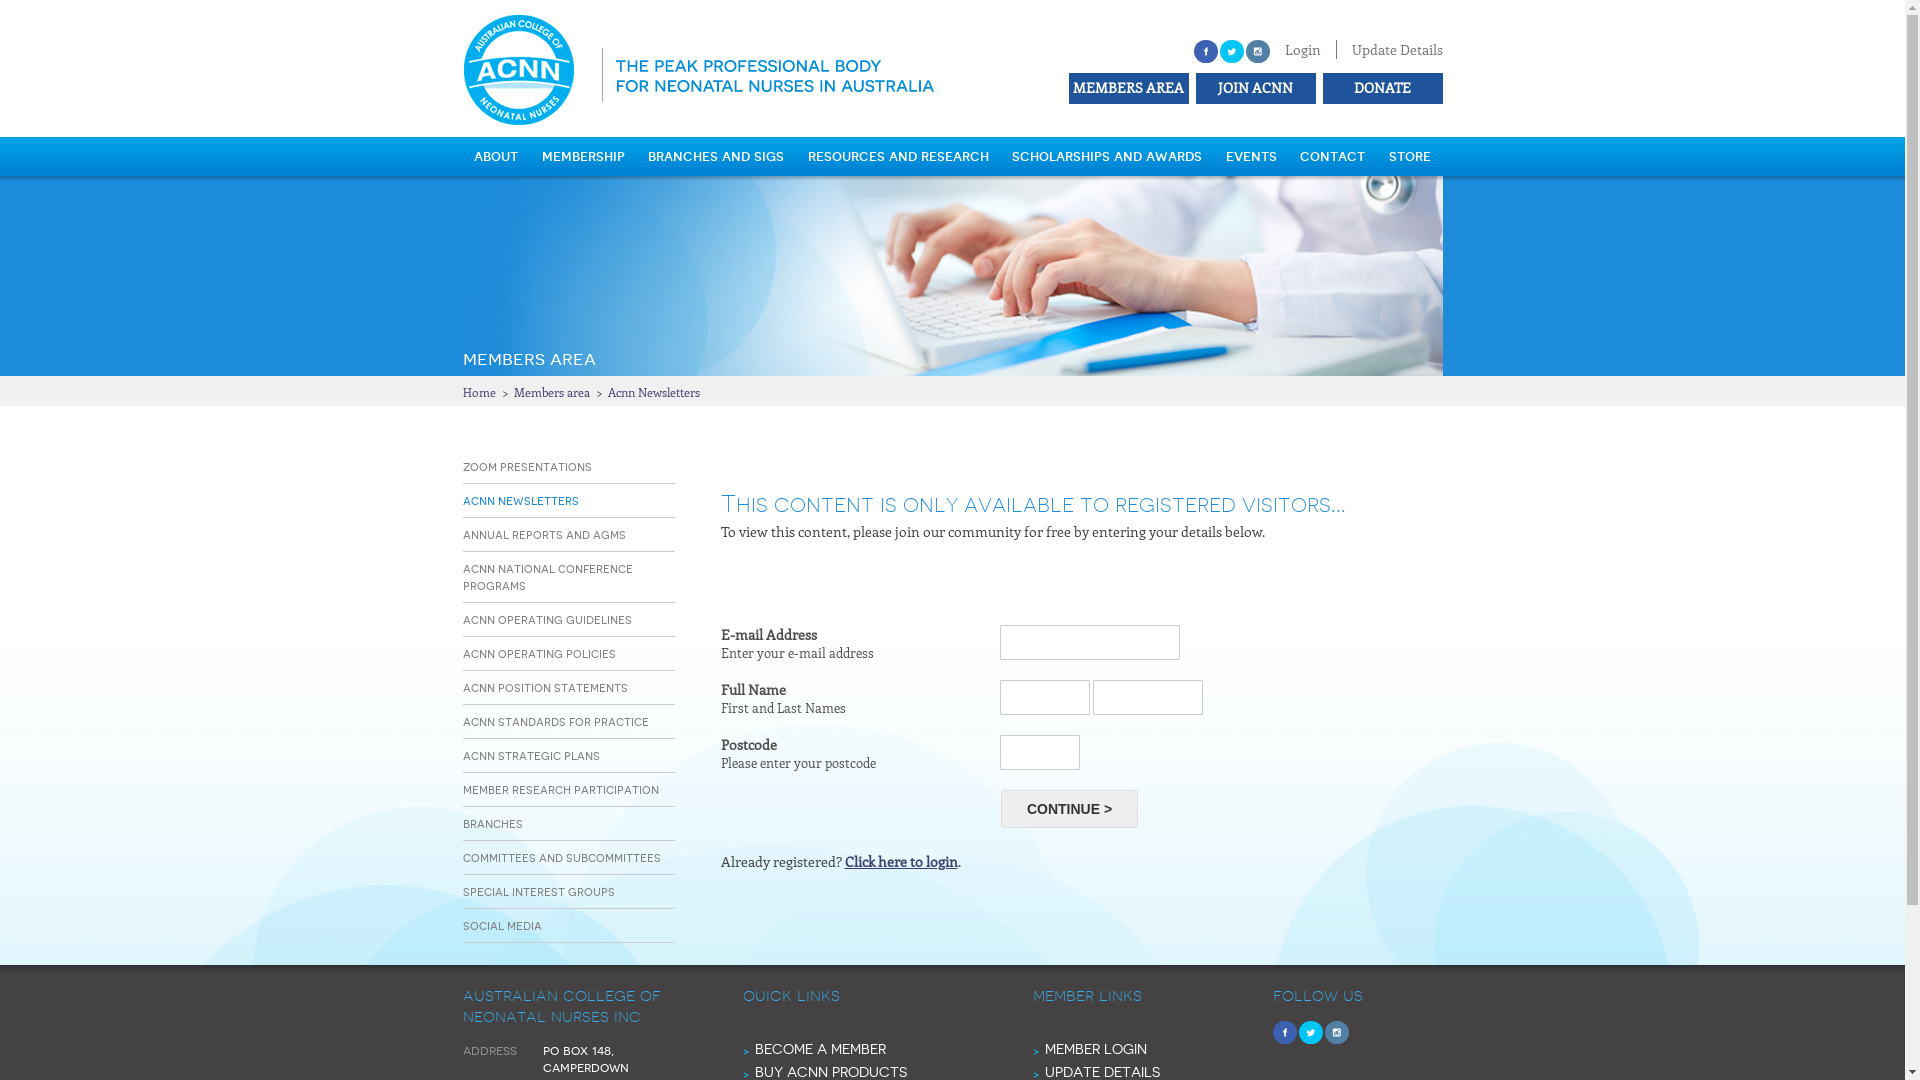  Describe the element at coordinates (1204, 50) in the screenshot. I see `'Facebook'` at that location.